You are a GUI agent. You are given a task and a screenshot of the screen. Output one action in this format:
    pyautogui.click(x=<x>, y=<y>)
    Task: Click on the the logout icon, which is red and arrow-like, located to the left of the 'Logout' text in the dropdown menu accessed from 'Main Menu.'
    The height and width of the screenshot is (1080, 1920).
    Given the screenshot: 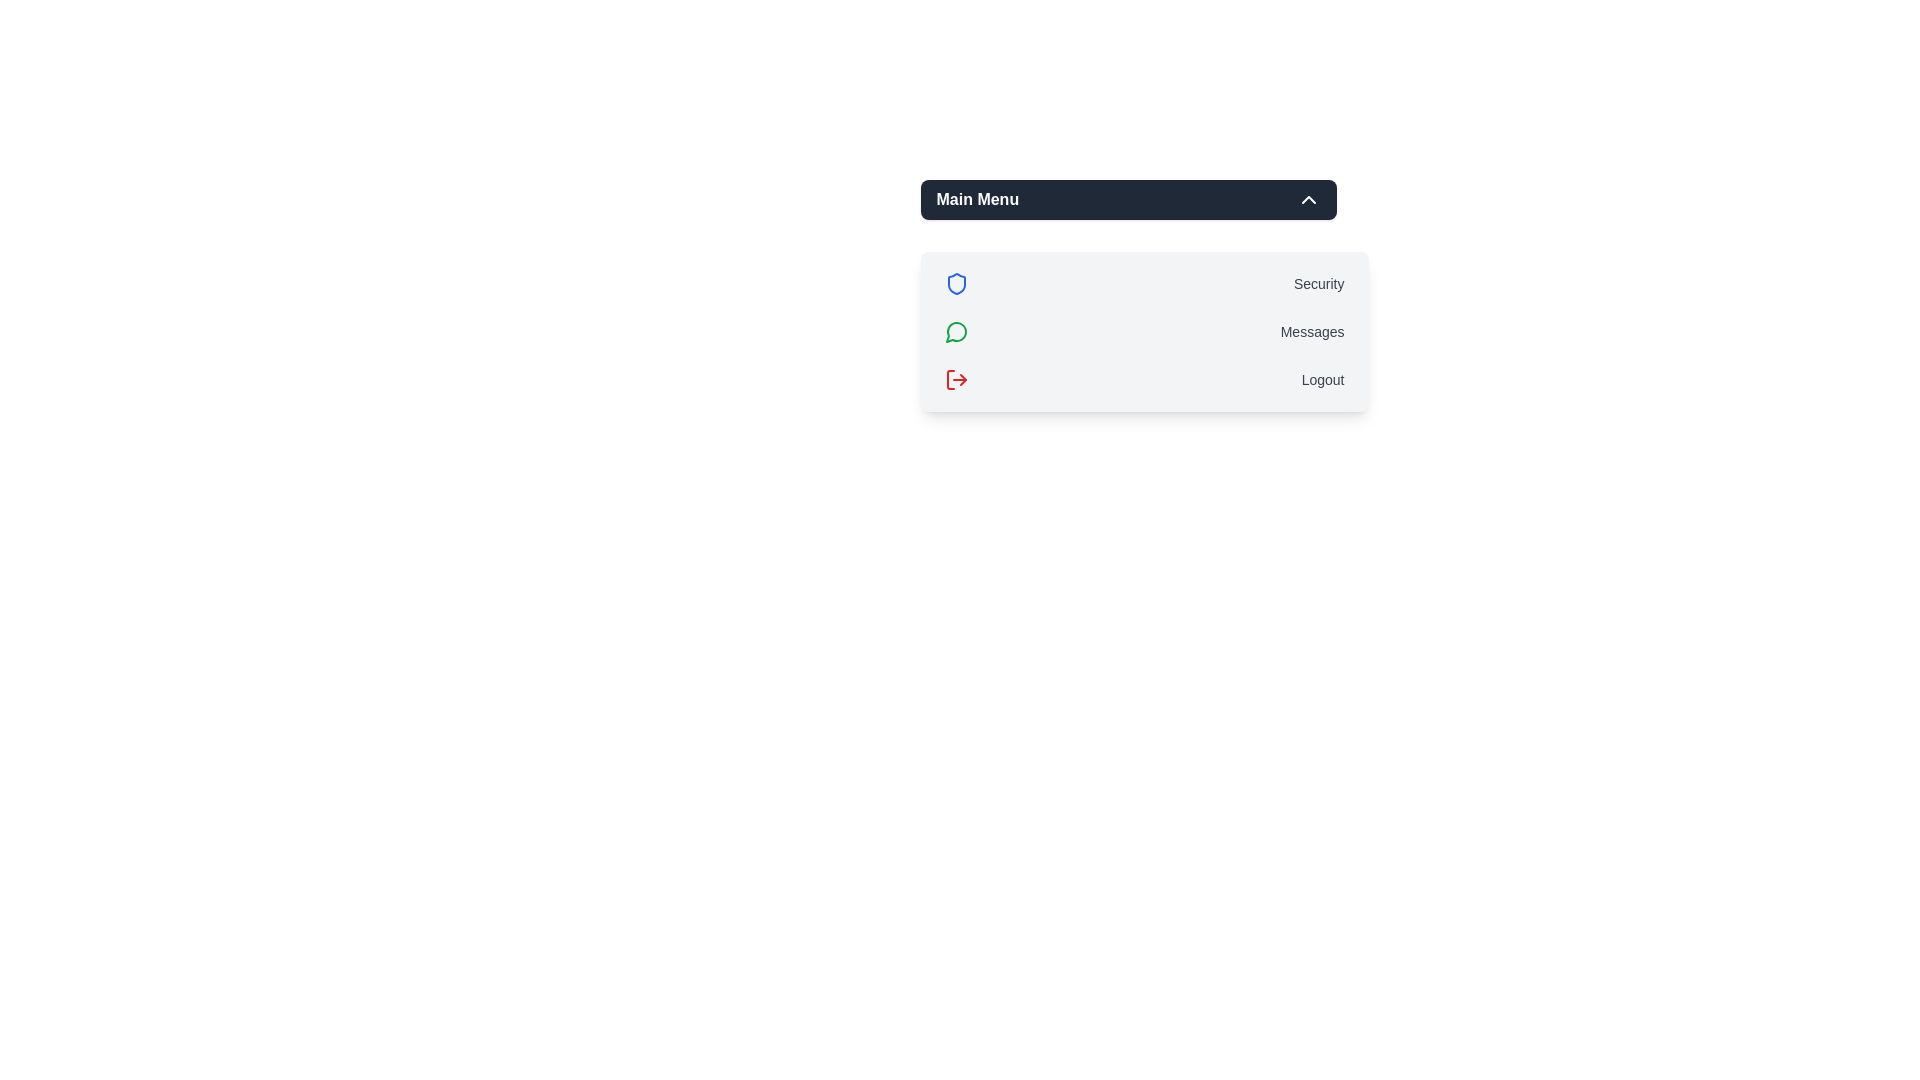 What is the action you would take?
    pyautogui.click(x=955, y=380)
    